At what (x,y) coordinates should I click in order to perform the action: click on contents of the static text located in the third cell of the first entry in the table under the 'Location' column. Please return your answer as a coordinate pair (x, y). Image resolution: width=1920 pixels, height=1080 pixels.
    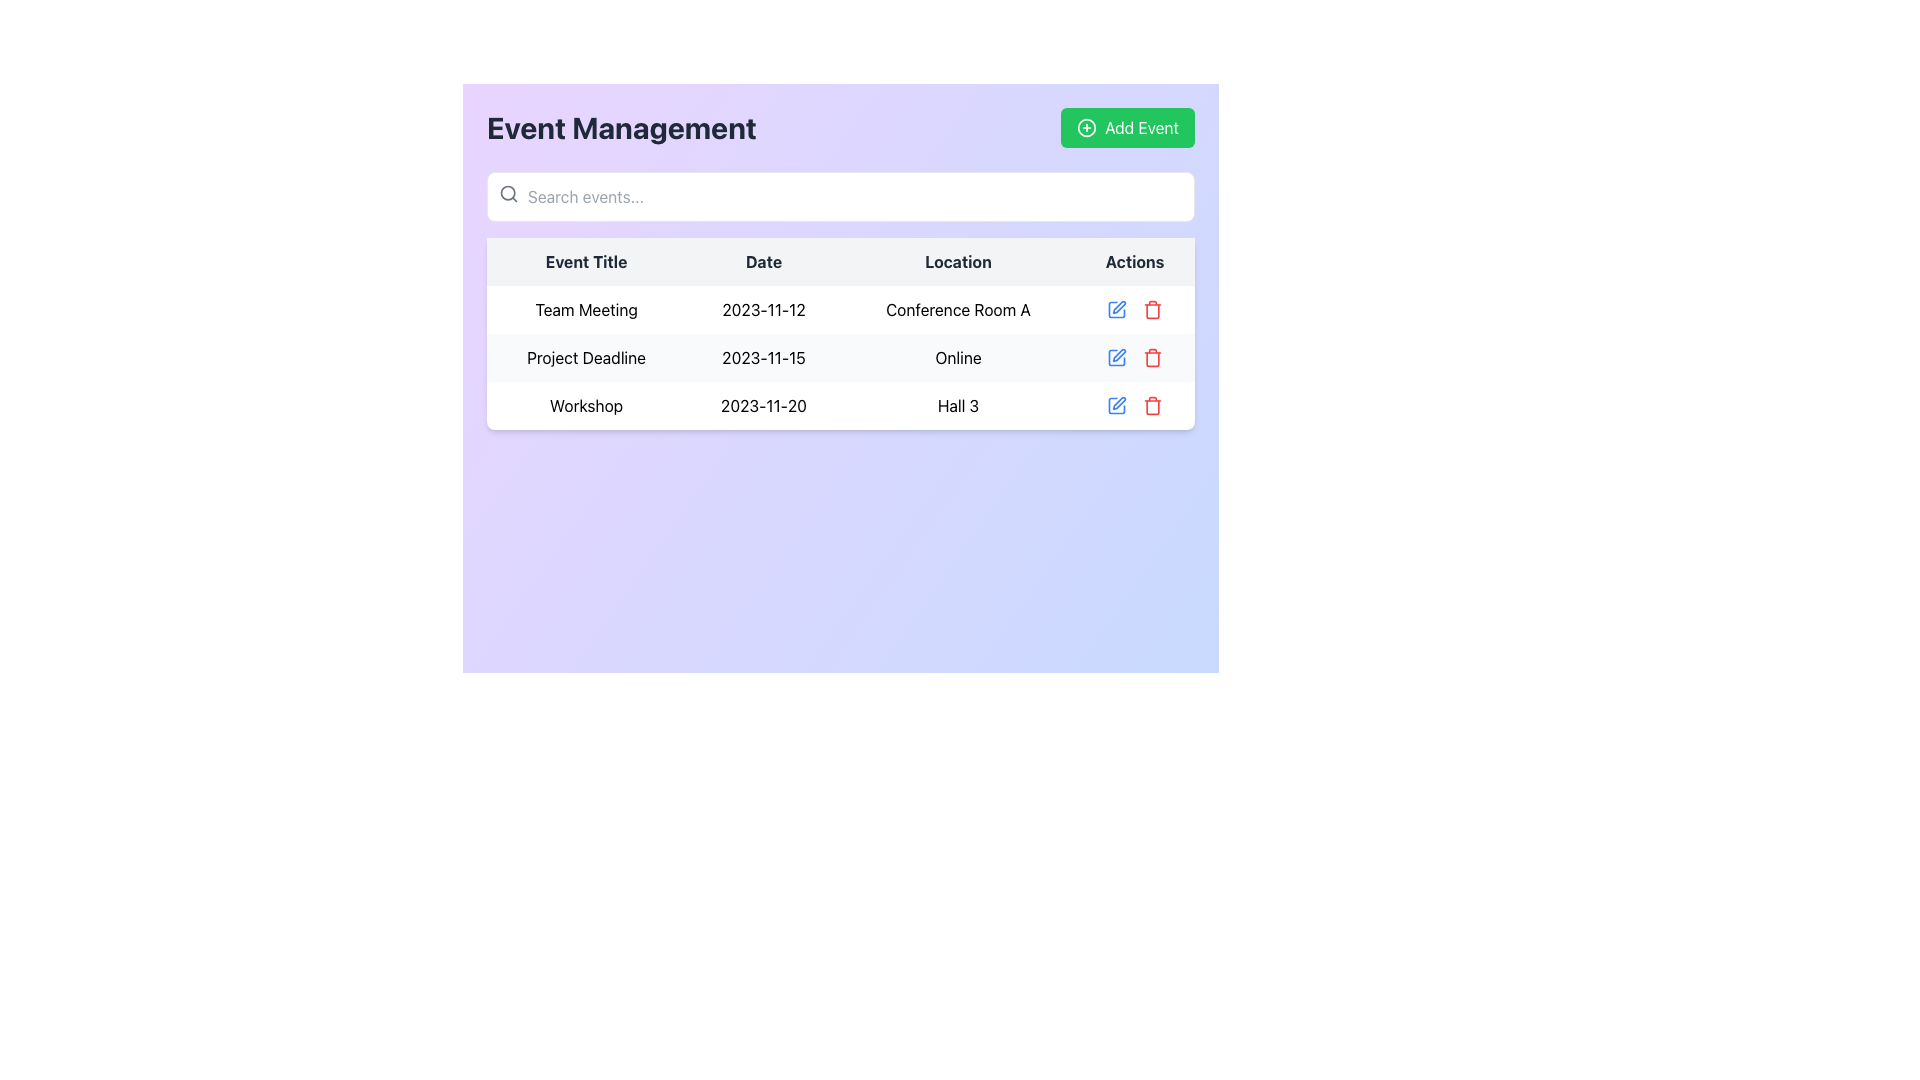
    Looking at the image, I should click on (957, 309).